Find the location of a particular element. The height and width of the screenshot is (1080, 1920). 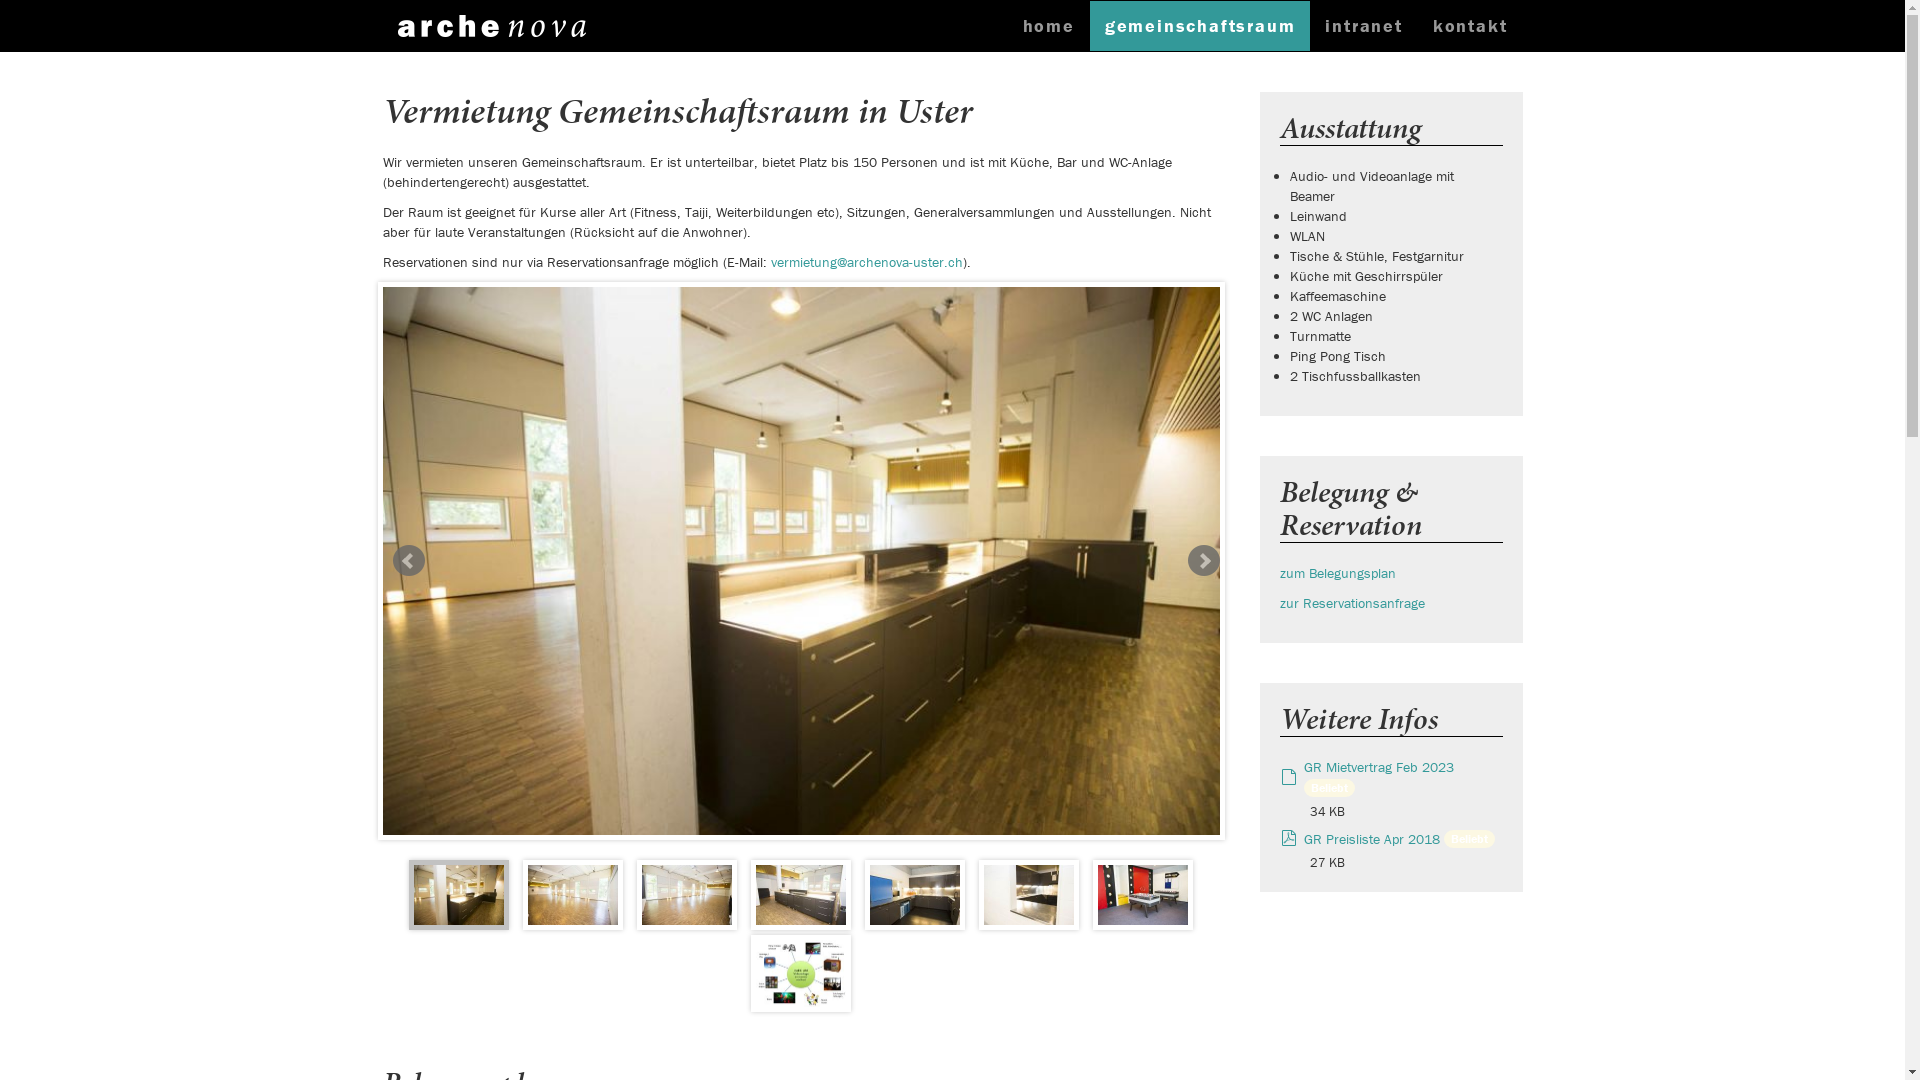

'Prev' is located at coordinates (407, 560).